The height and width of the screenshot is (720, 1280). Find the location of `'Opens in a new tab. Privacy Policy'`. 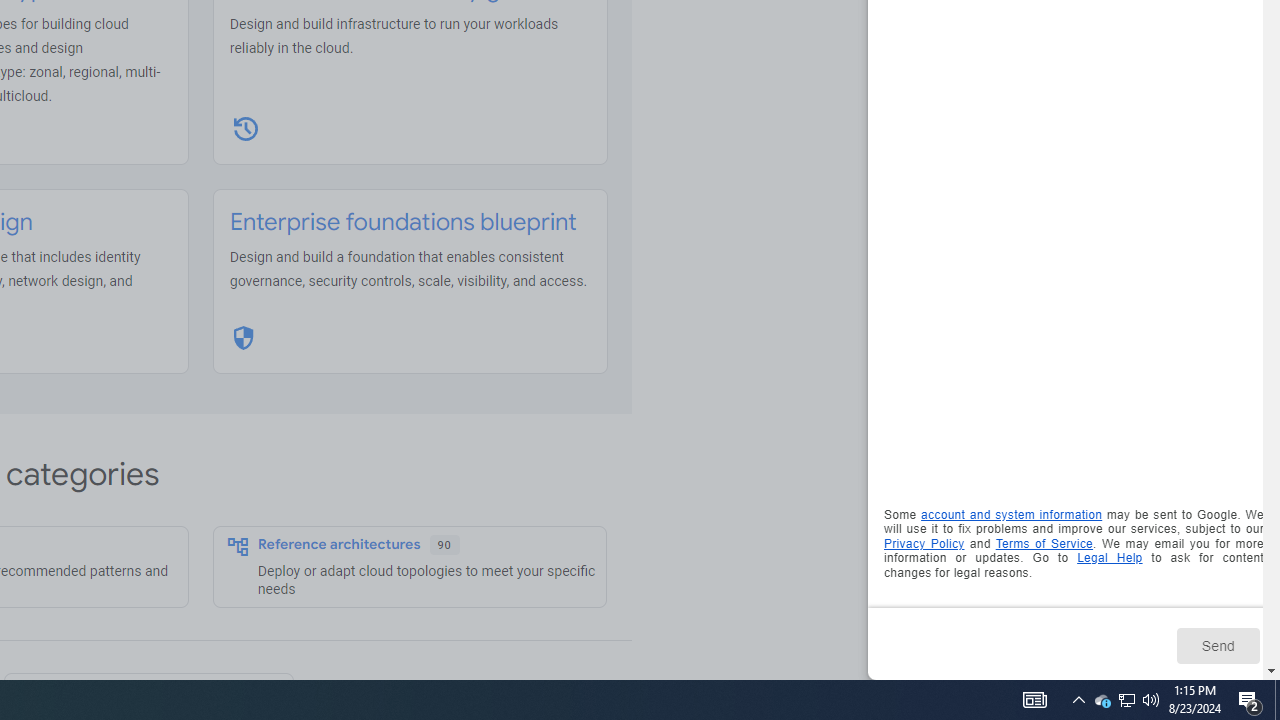

'Opens in a new tab. Privacy Policy' is located at coordinates (923, 543).